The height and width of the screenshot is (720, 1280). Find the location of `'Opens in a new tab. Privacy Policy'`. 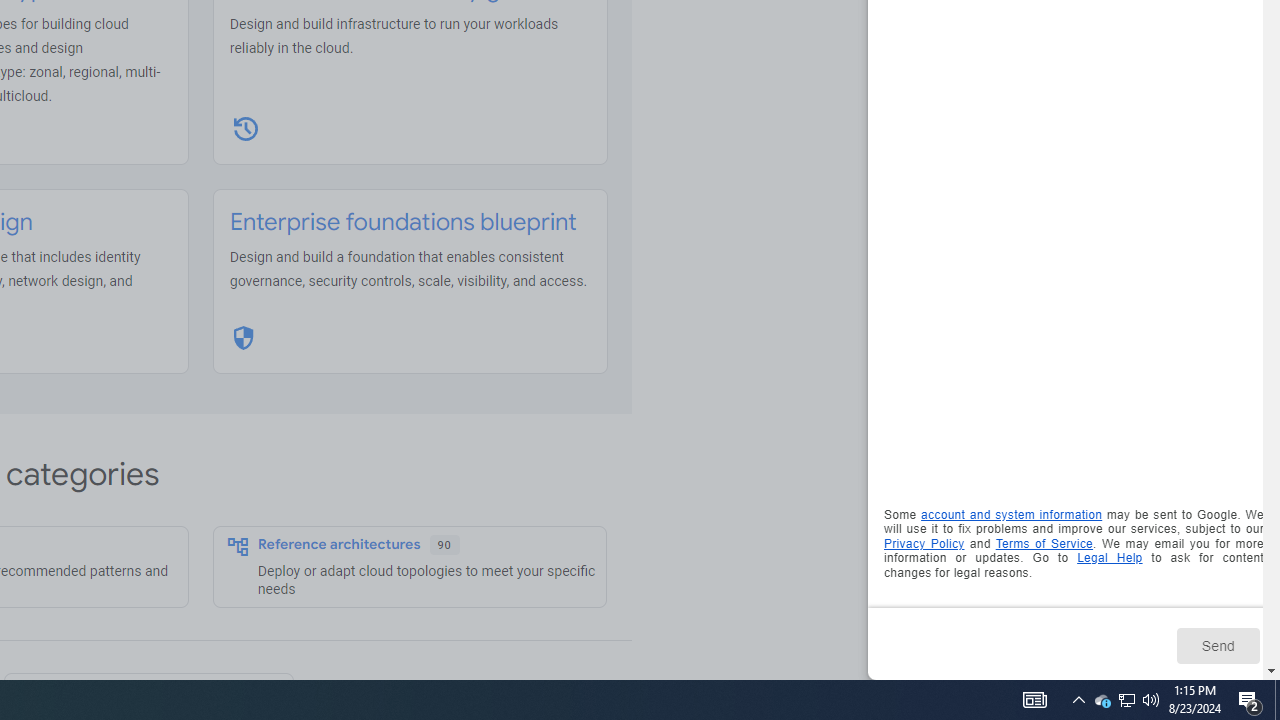

'Opens in a new tab. Privacy Policy' is located at coordinates (923, 543).